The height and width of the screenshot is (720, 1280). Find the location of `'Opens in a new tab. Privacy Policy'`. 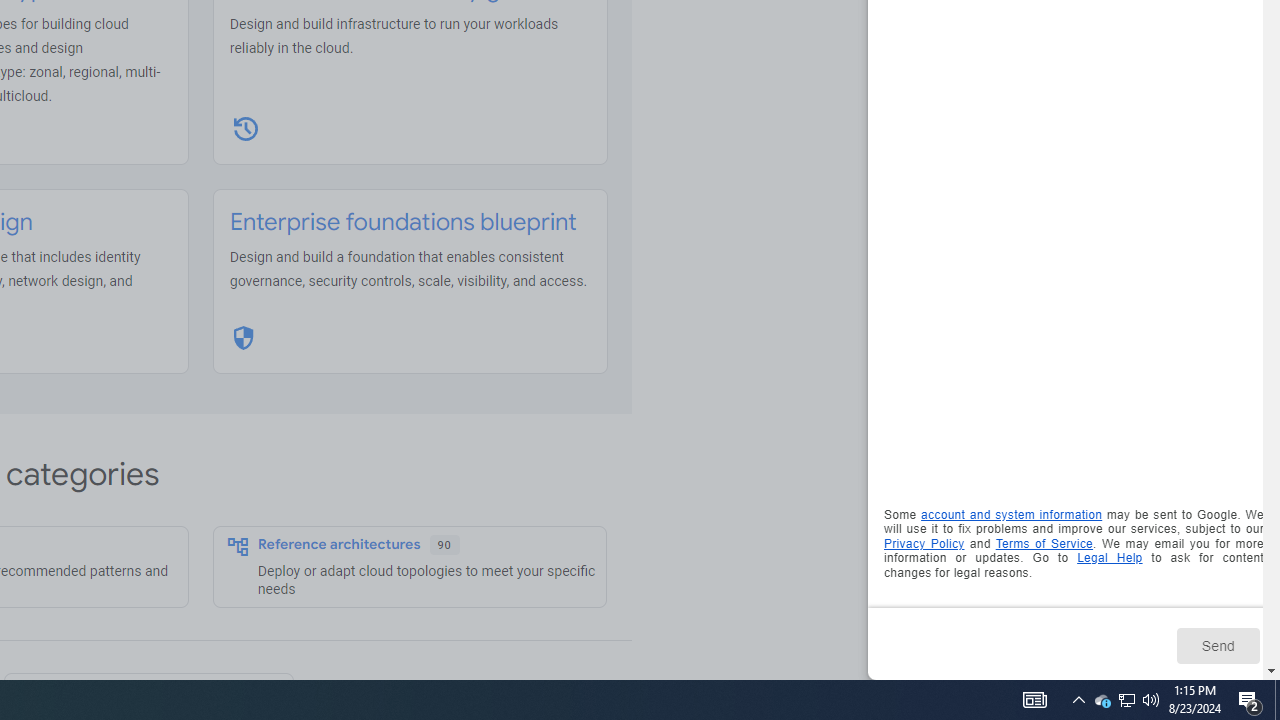

'Opens in a new tab. Privacy Policy' is located at coordinates (923, 543).